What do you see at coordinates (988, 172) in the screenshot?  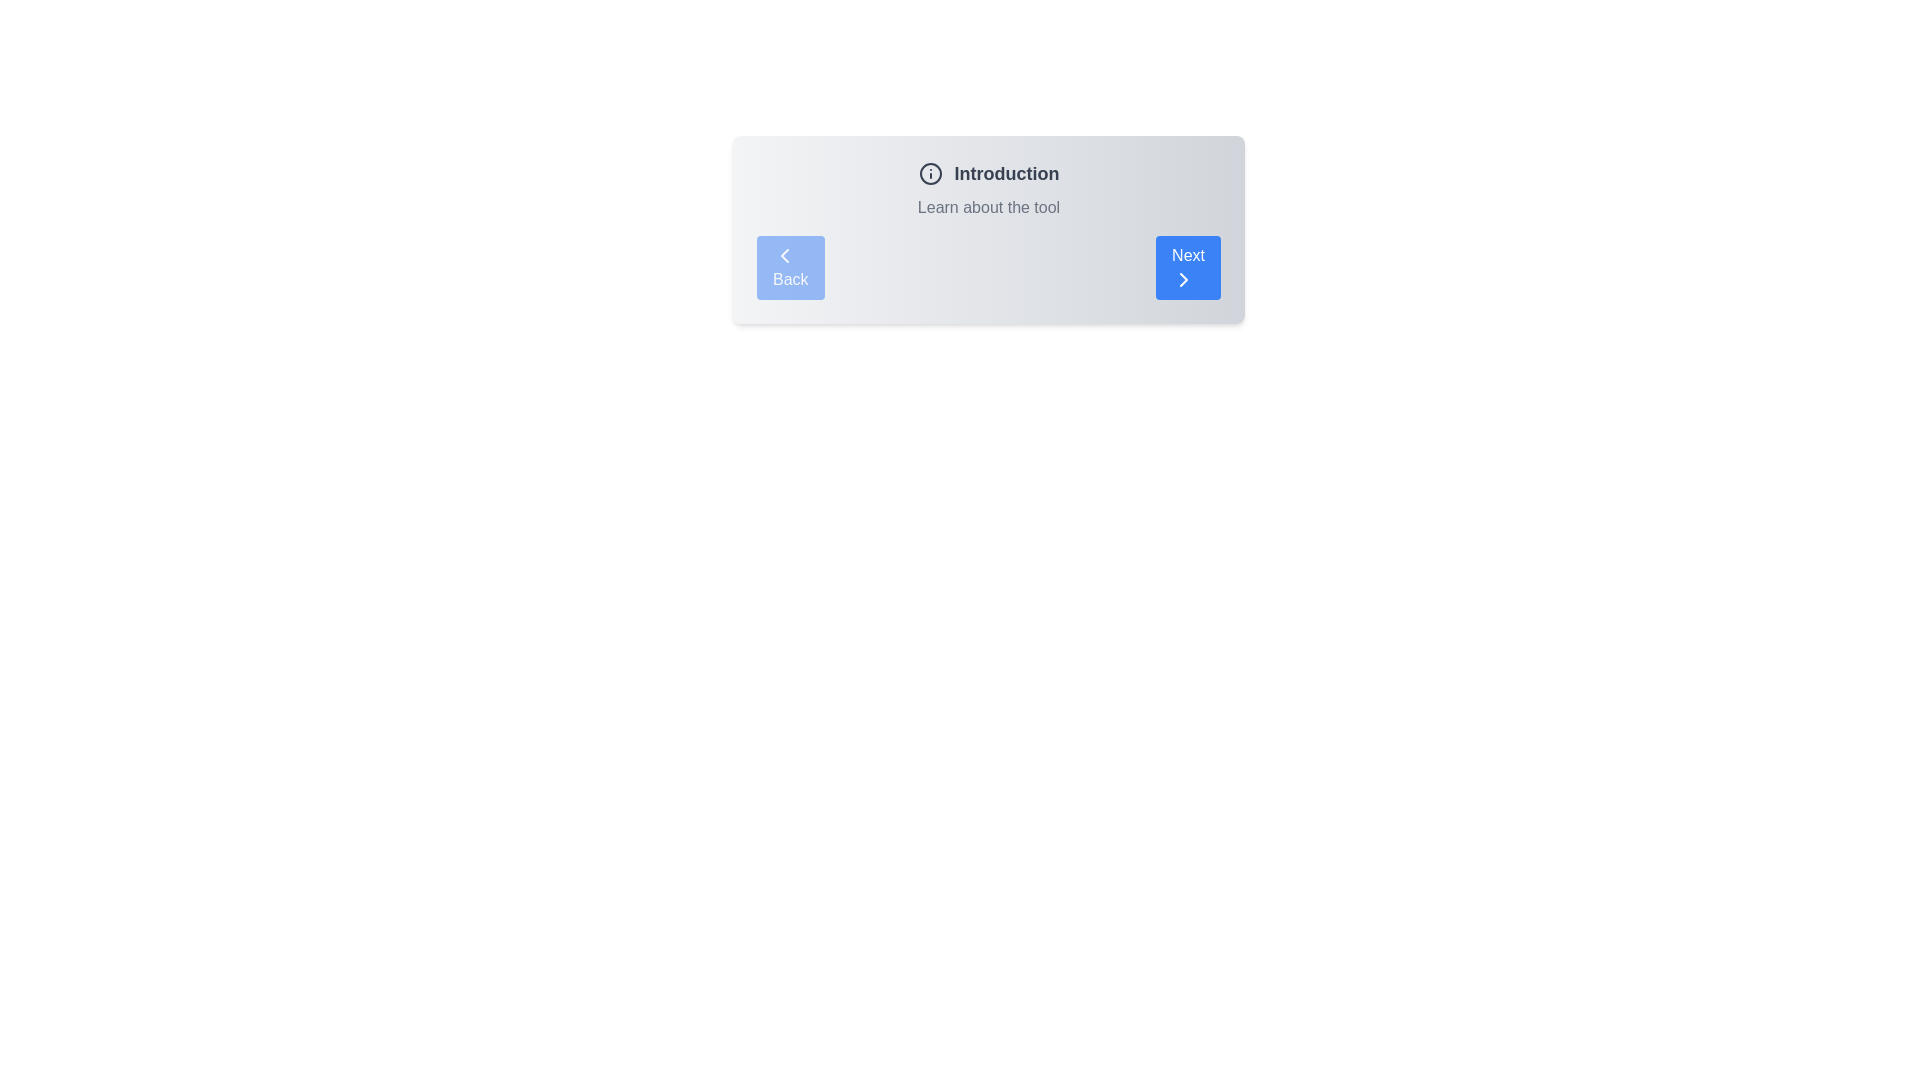 I see `the Text Display element located at the top-center of the card, which serves as a title or heading above the text 'Learn about the tool' and between the 'Back' and 'Next' buttons` at bounding box center [988, 172].